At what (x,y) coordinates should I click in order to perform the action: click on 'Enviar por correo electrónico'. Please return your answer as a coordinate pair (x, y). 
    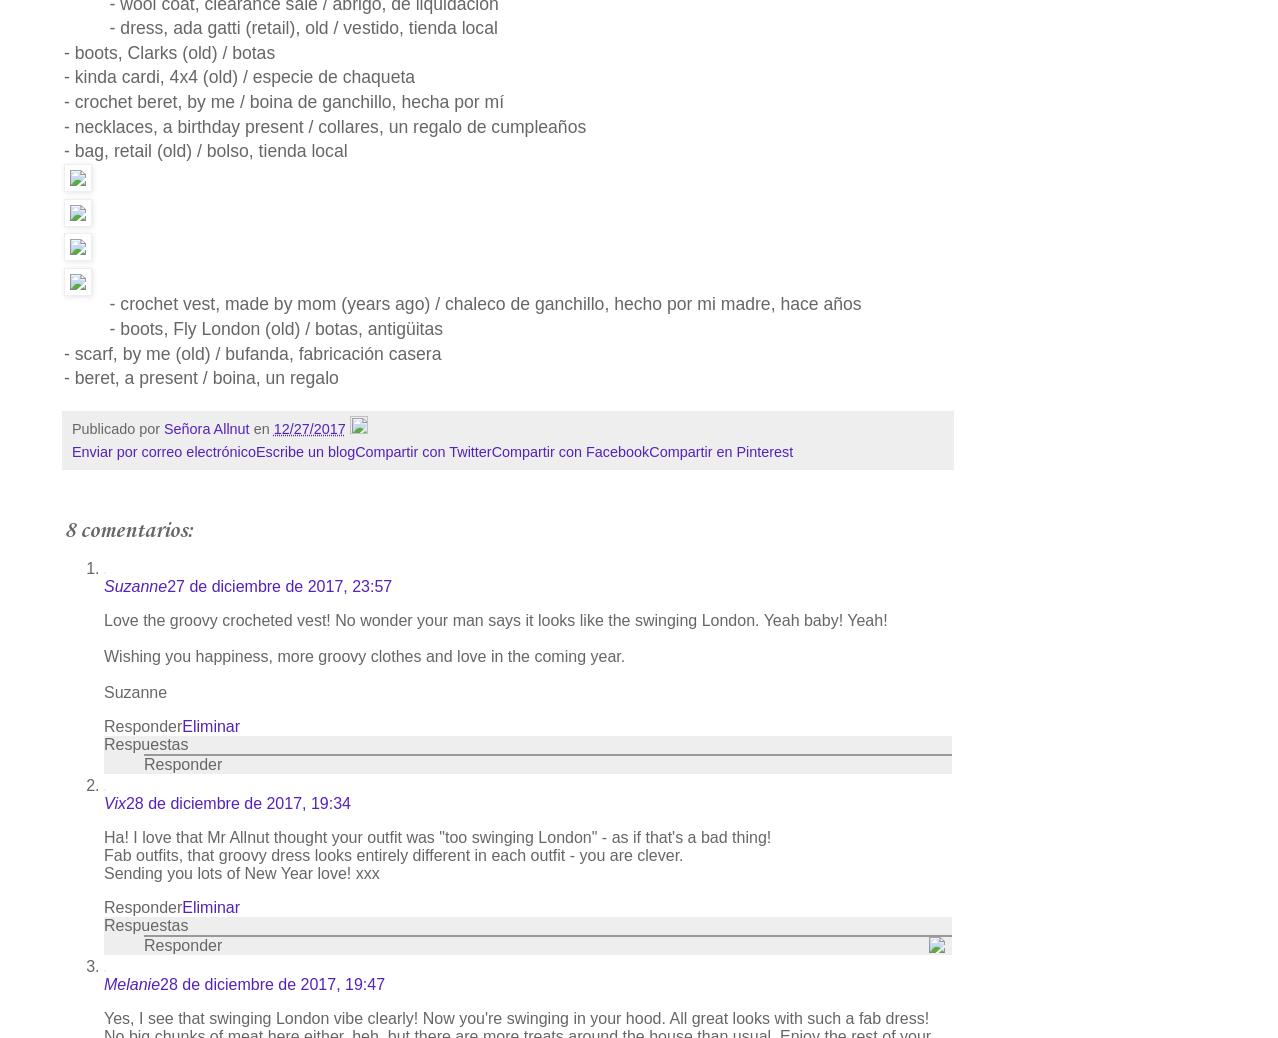
    Looking at the image, I should click on (163, 452).